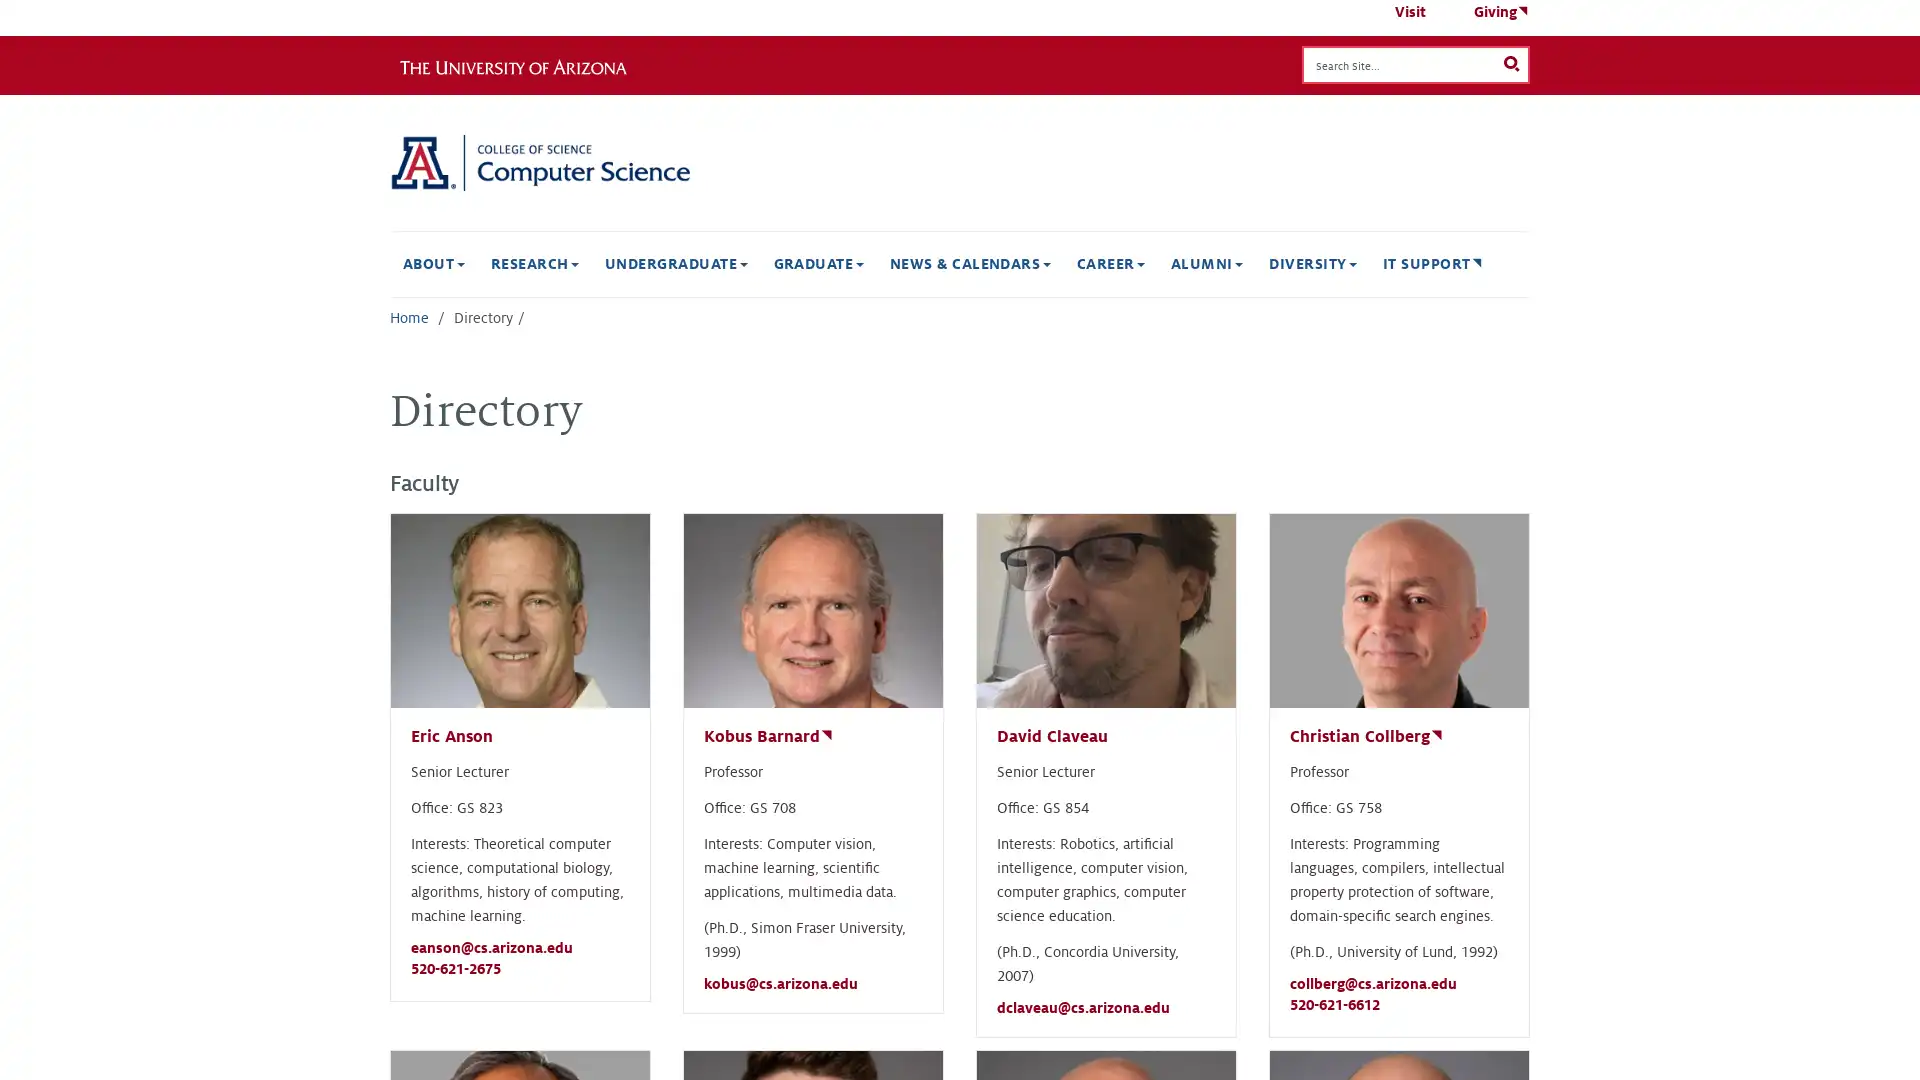  What do you see at coordinates (1511, 63) in the screenshot?
I see `Search` at bounding box center [1511, 63].